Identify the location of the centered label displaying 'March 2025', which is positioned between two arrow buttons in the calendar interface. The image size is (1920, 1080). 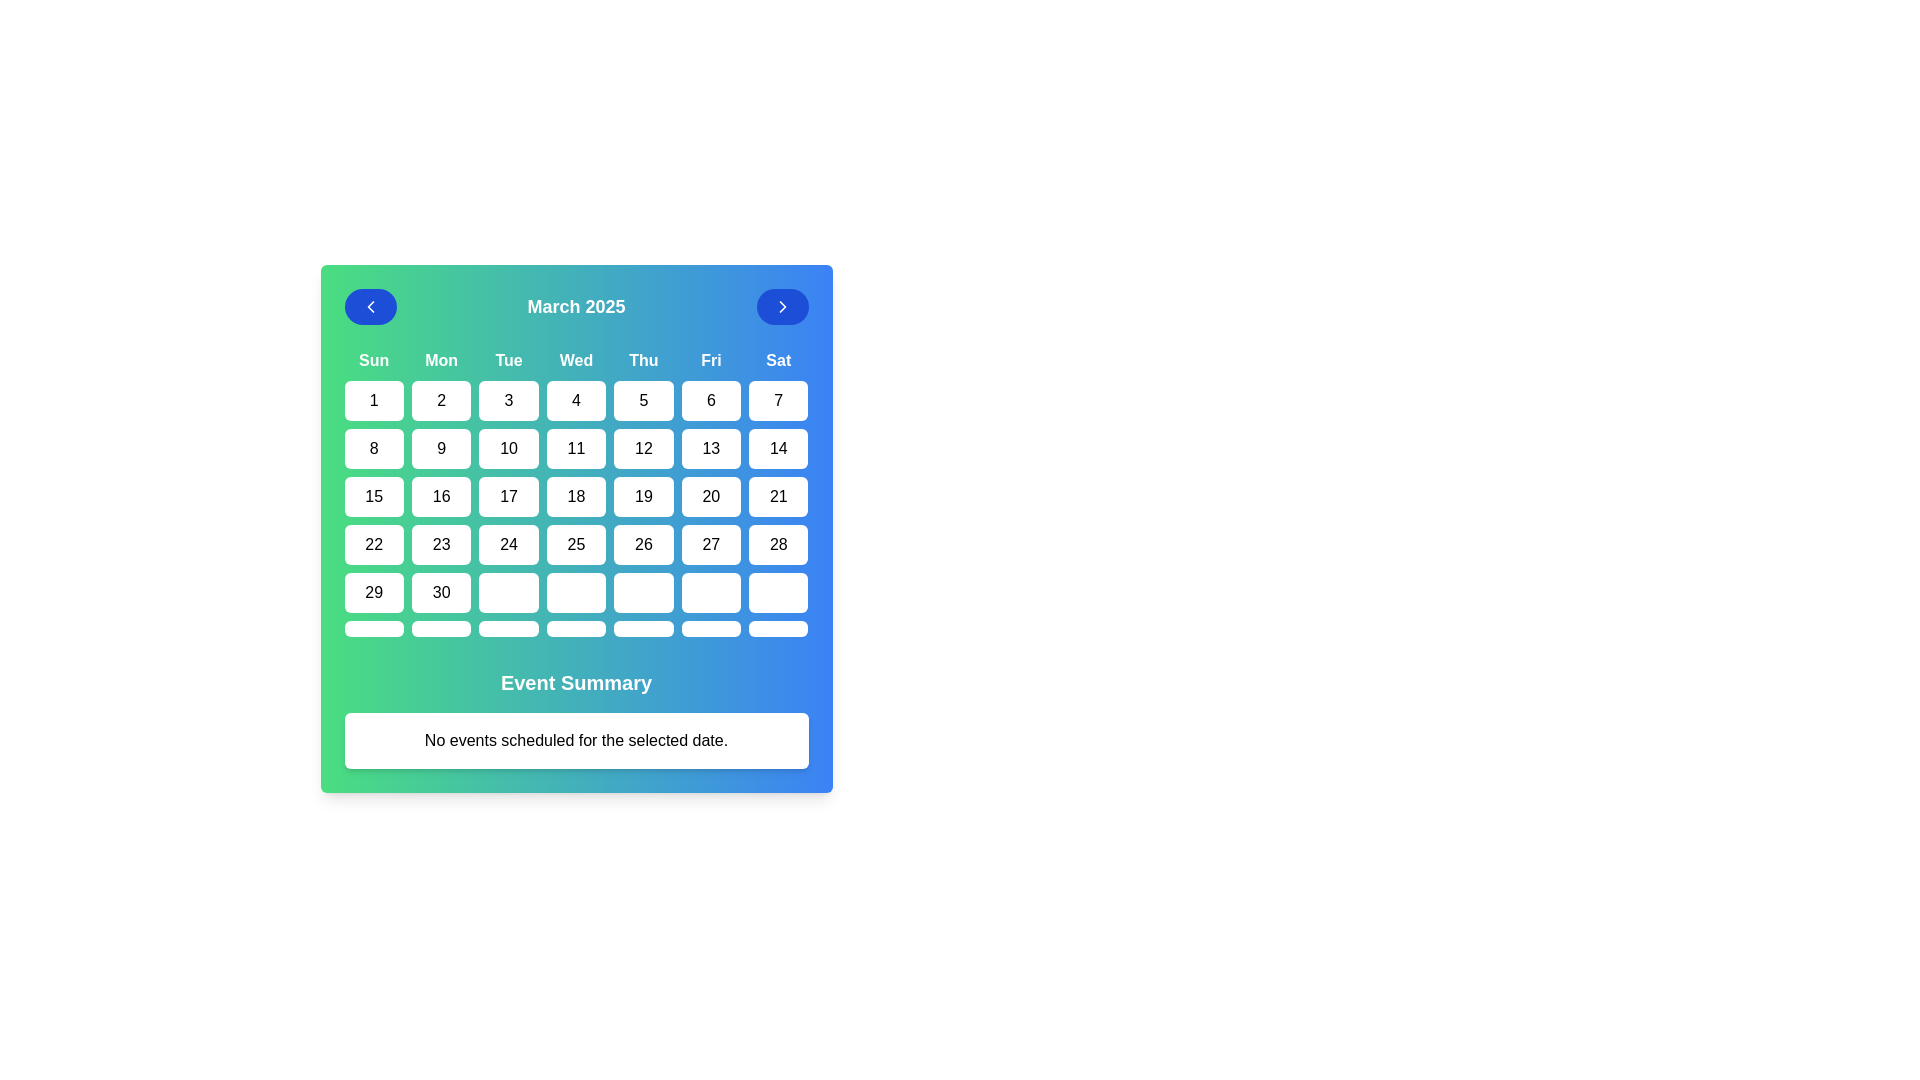
(575, 307).